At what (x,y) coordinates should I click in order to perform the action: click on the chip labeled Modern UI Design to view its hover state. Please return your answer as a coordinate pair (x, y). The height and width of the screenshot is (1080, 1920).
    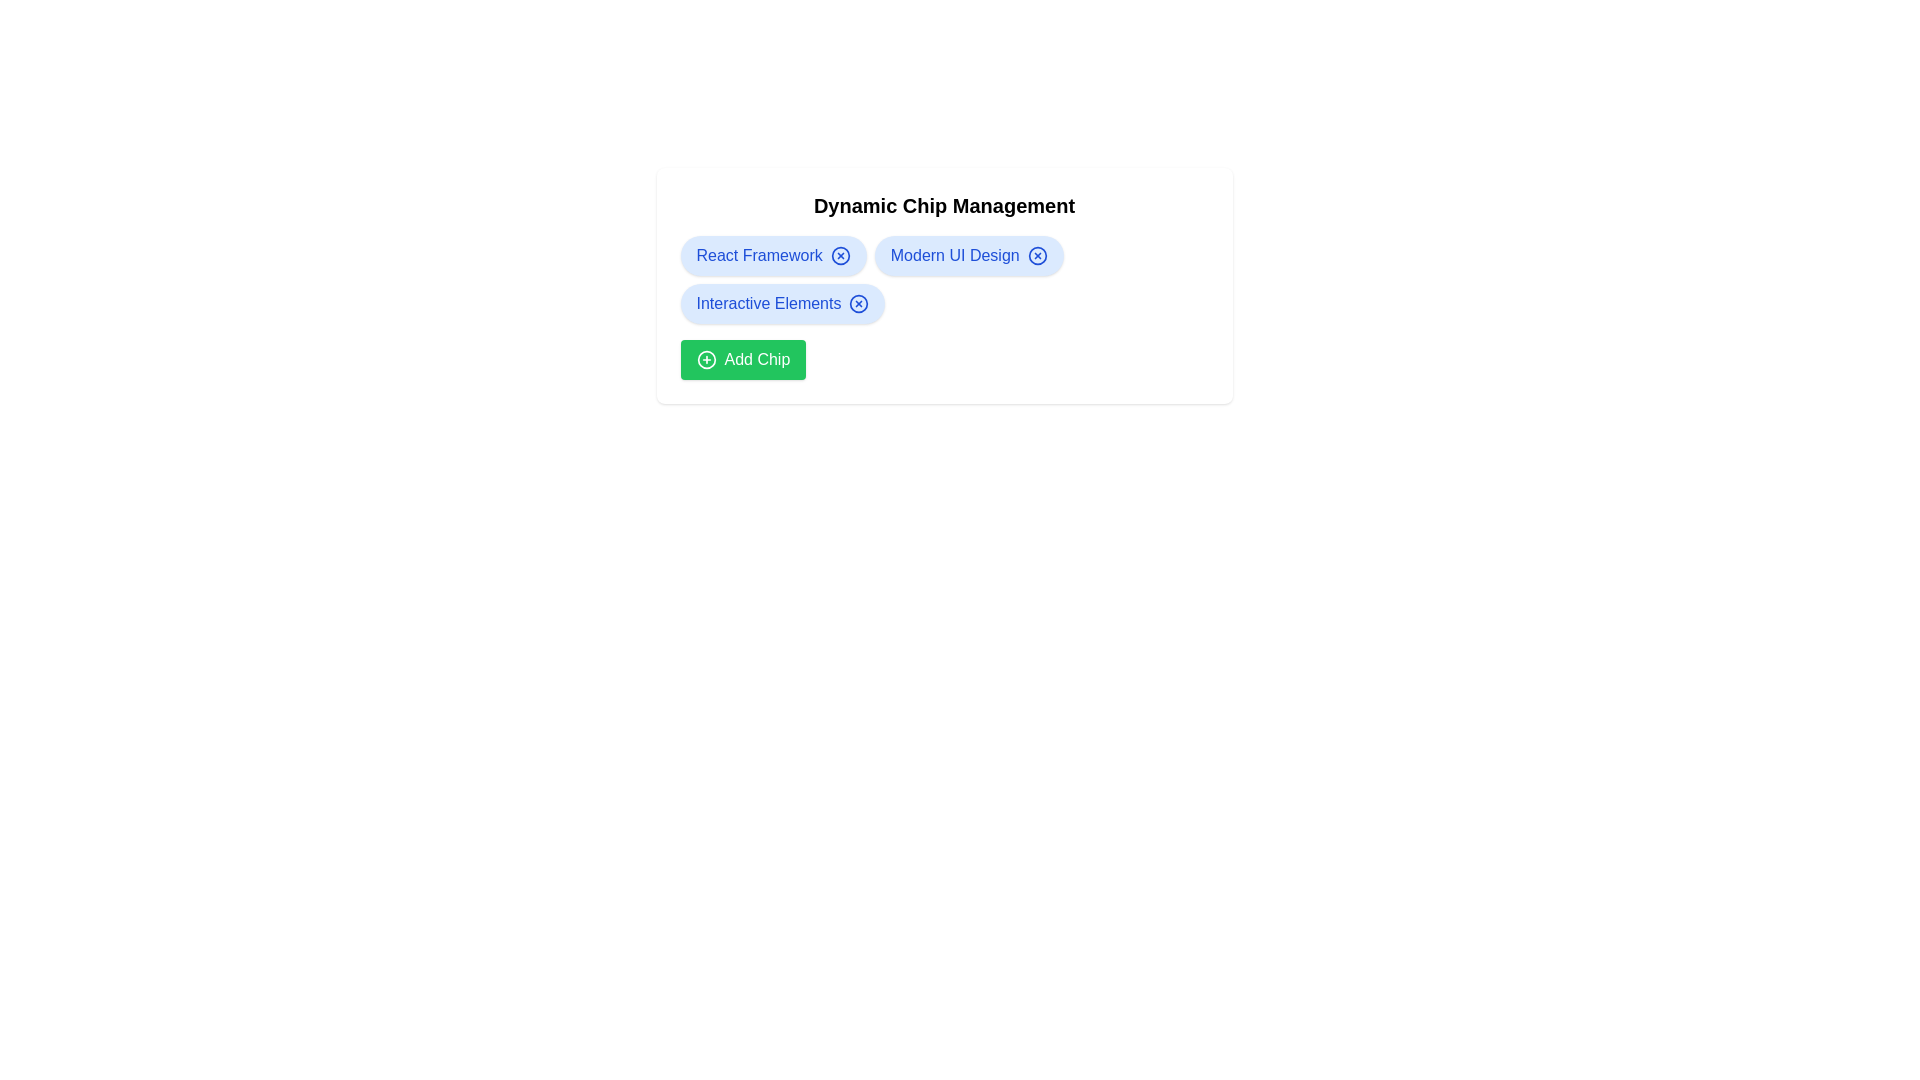
    Looking at the image, I should click on (969, 254).